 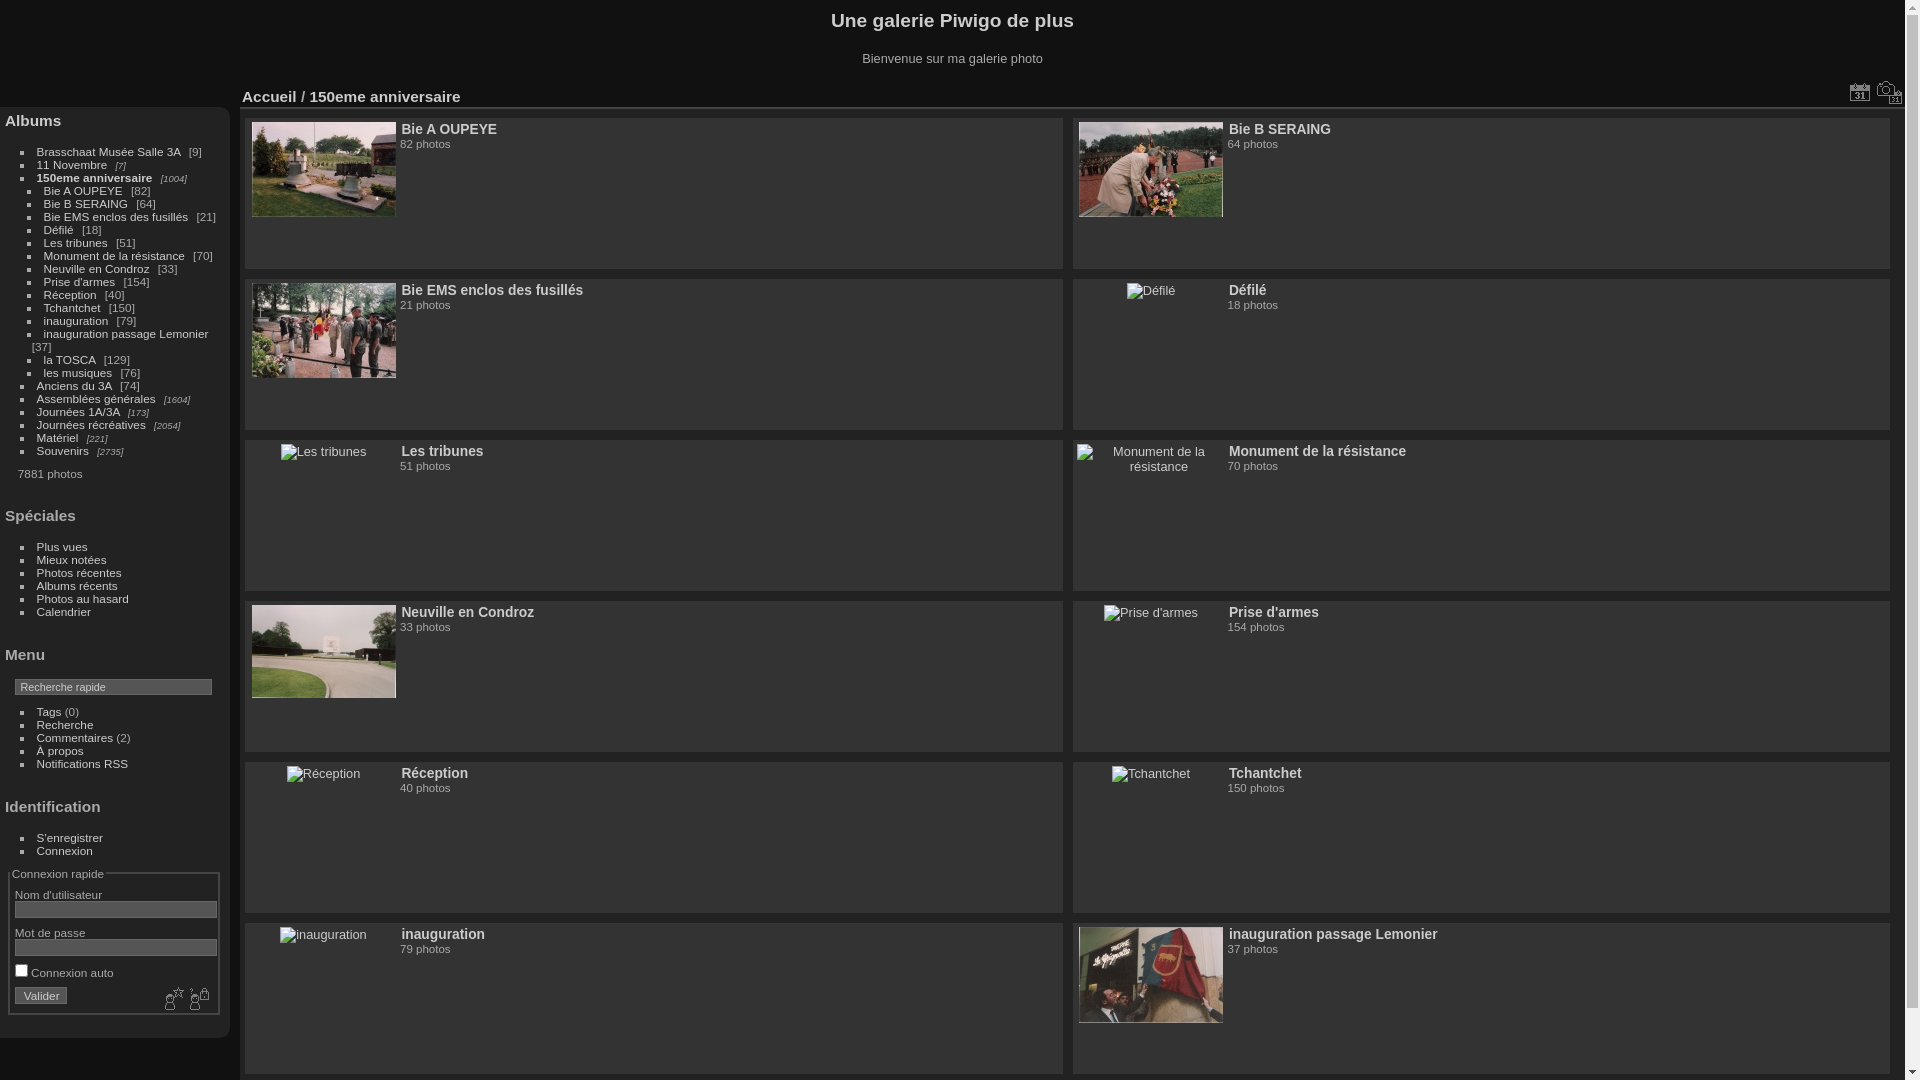 What do you see at coordinates (37, 763) in the screenshot?
I see `'Notifications RSS'` at bounding box center [37, 763].